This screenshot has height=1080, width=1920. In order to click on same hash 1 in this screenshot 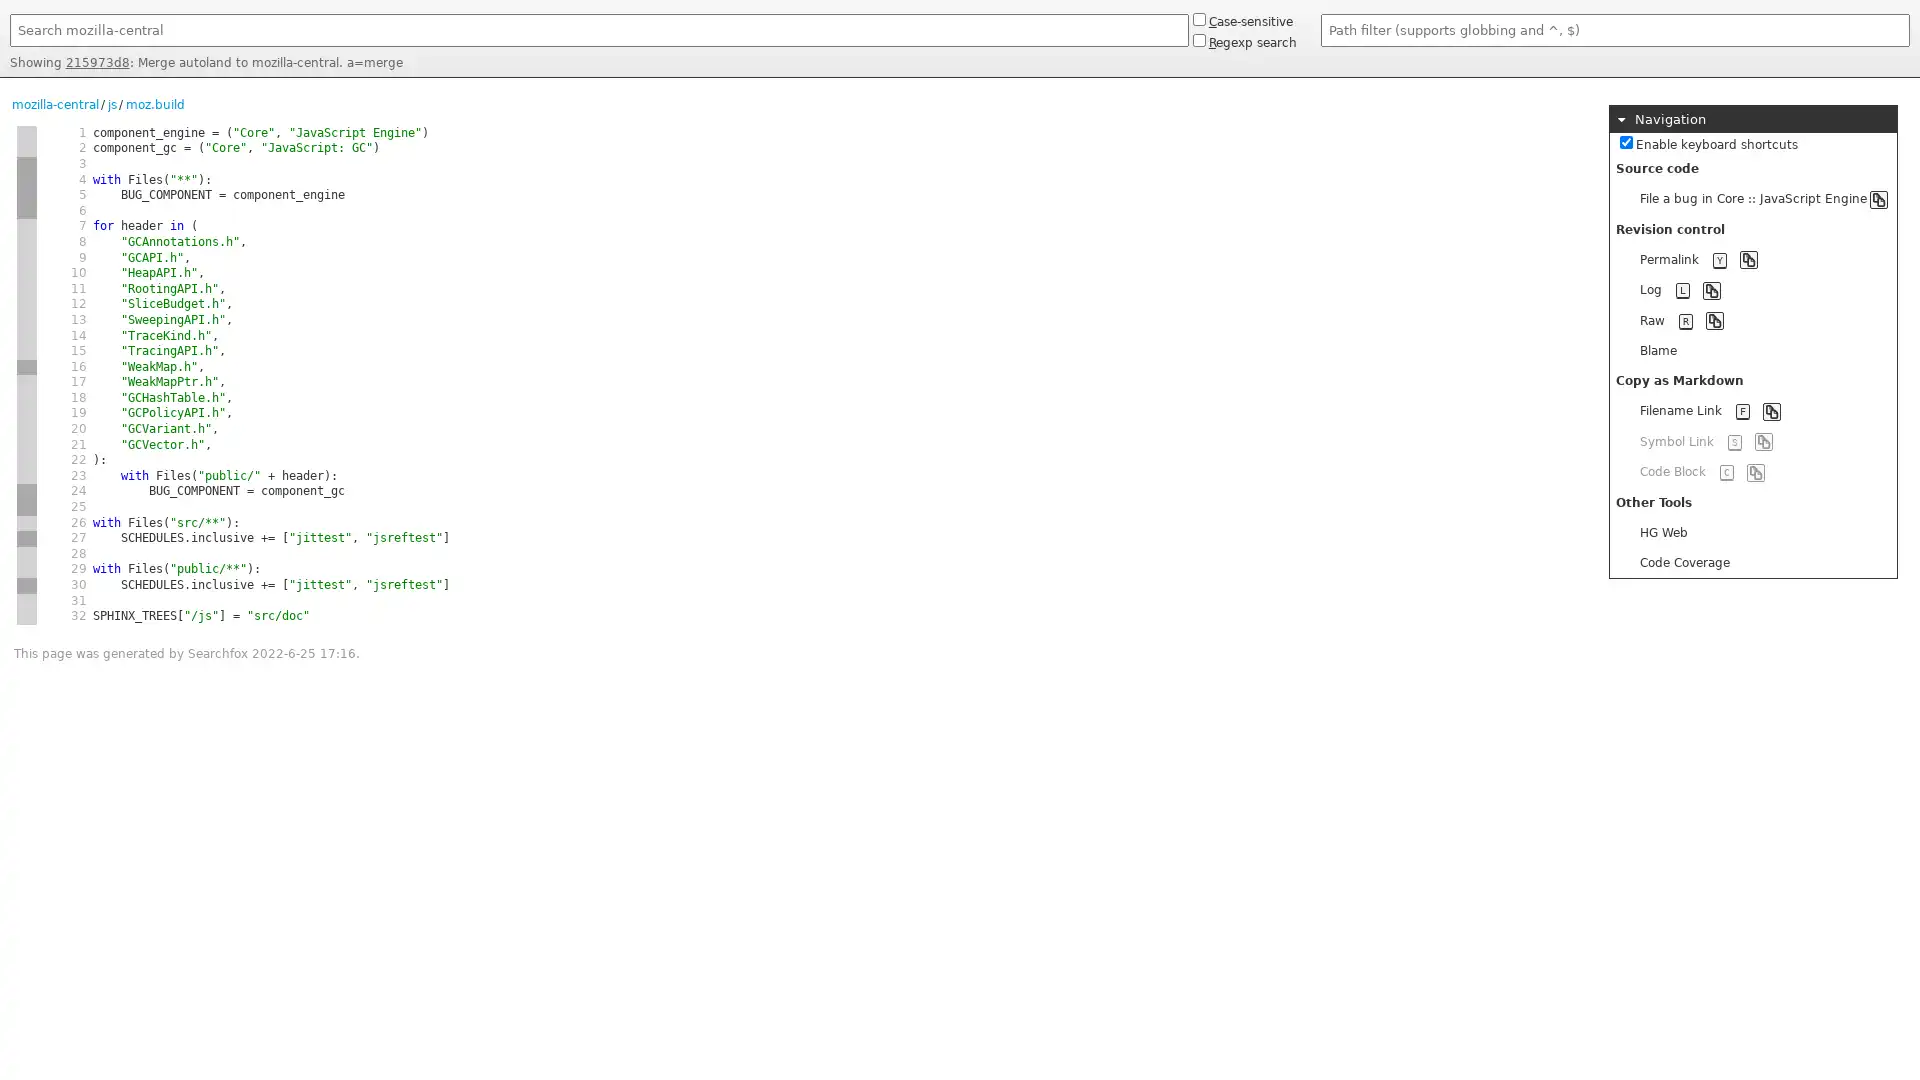, I will do `click(27, 460)`.